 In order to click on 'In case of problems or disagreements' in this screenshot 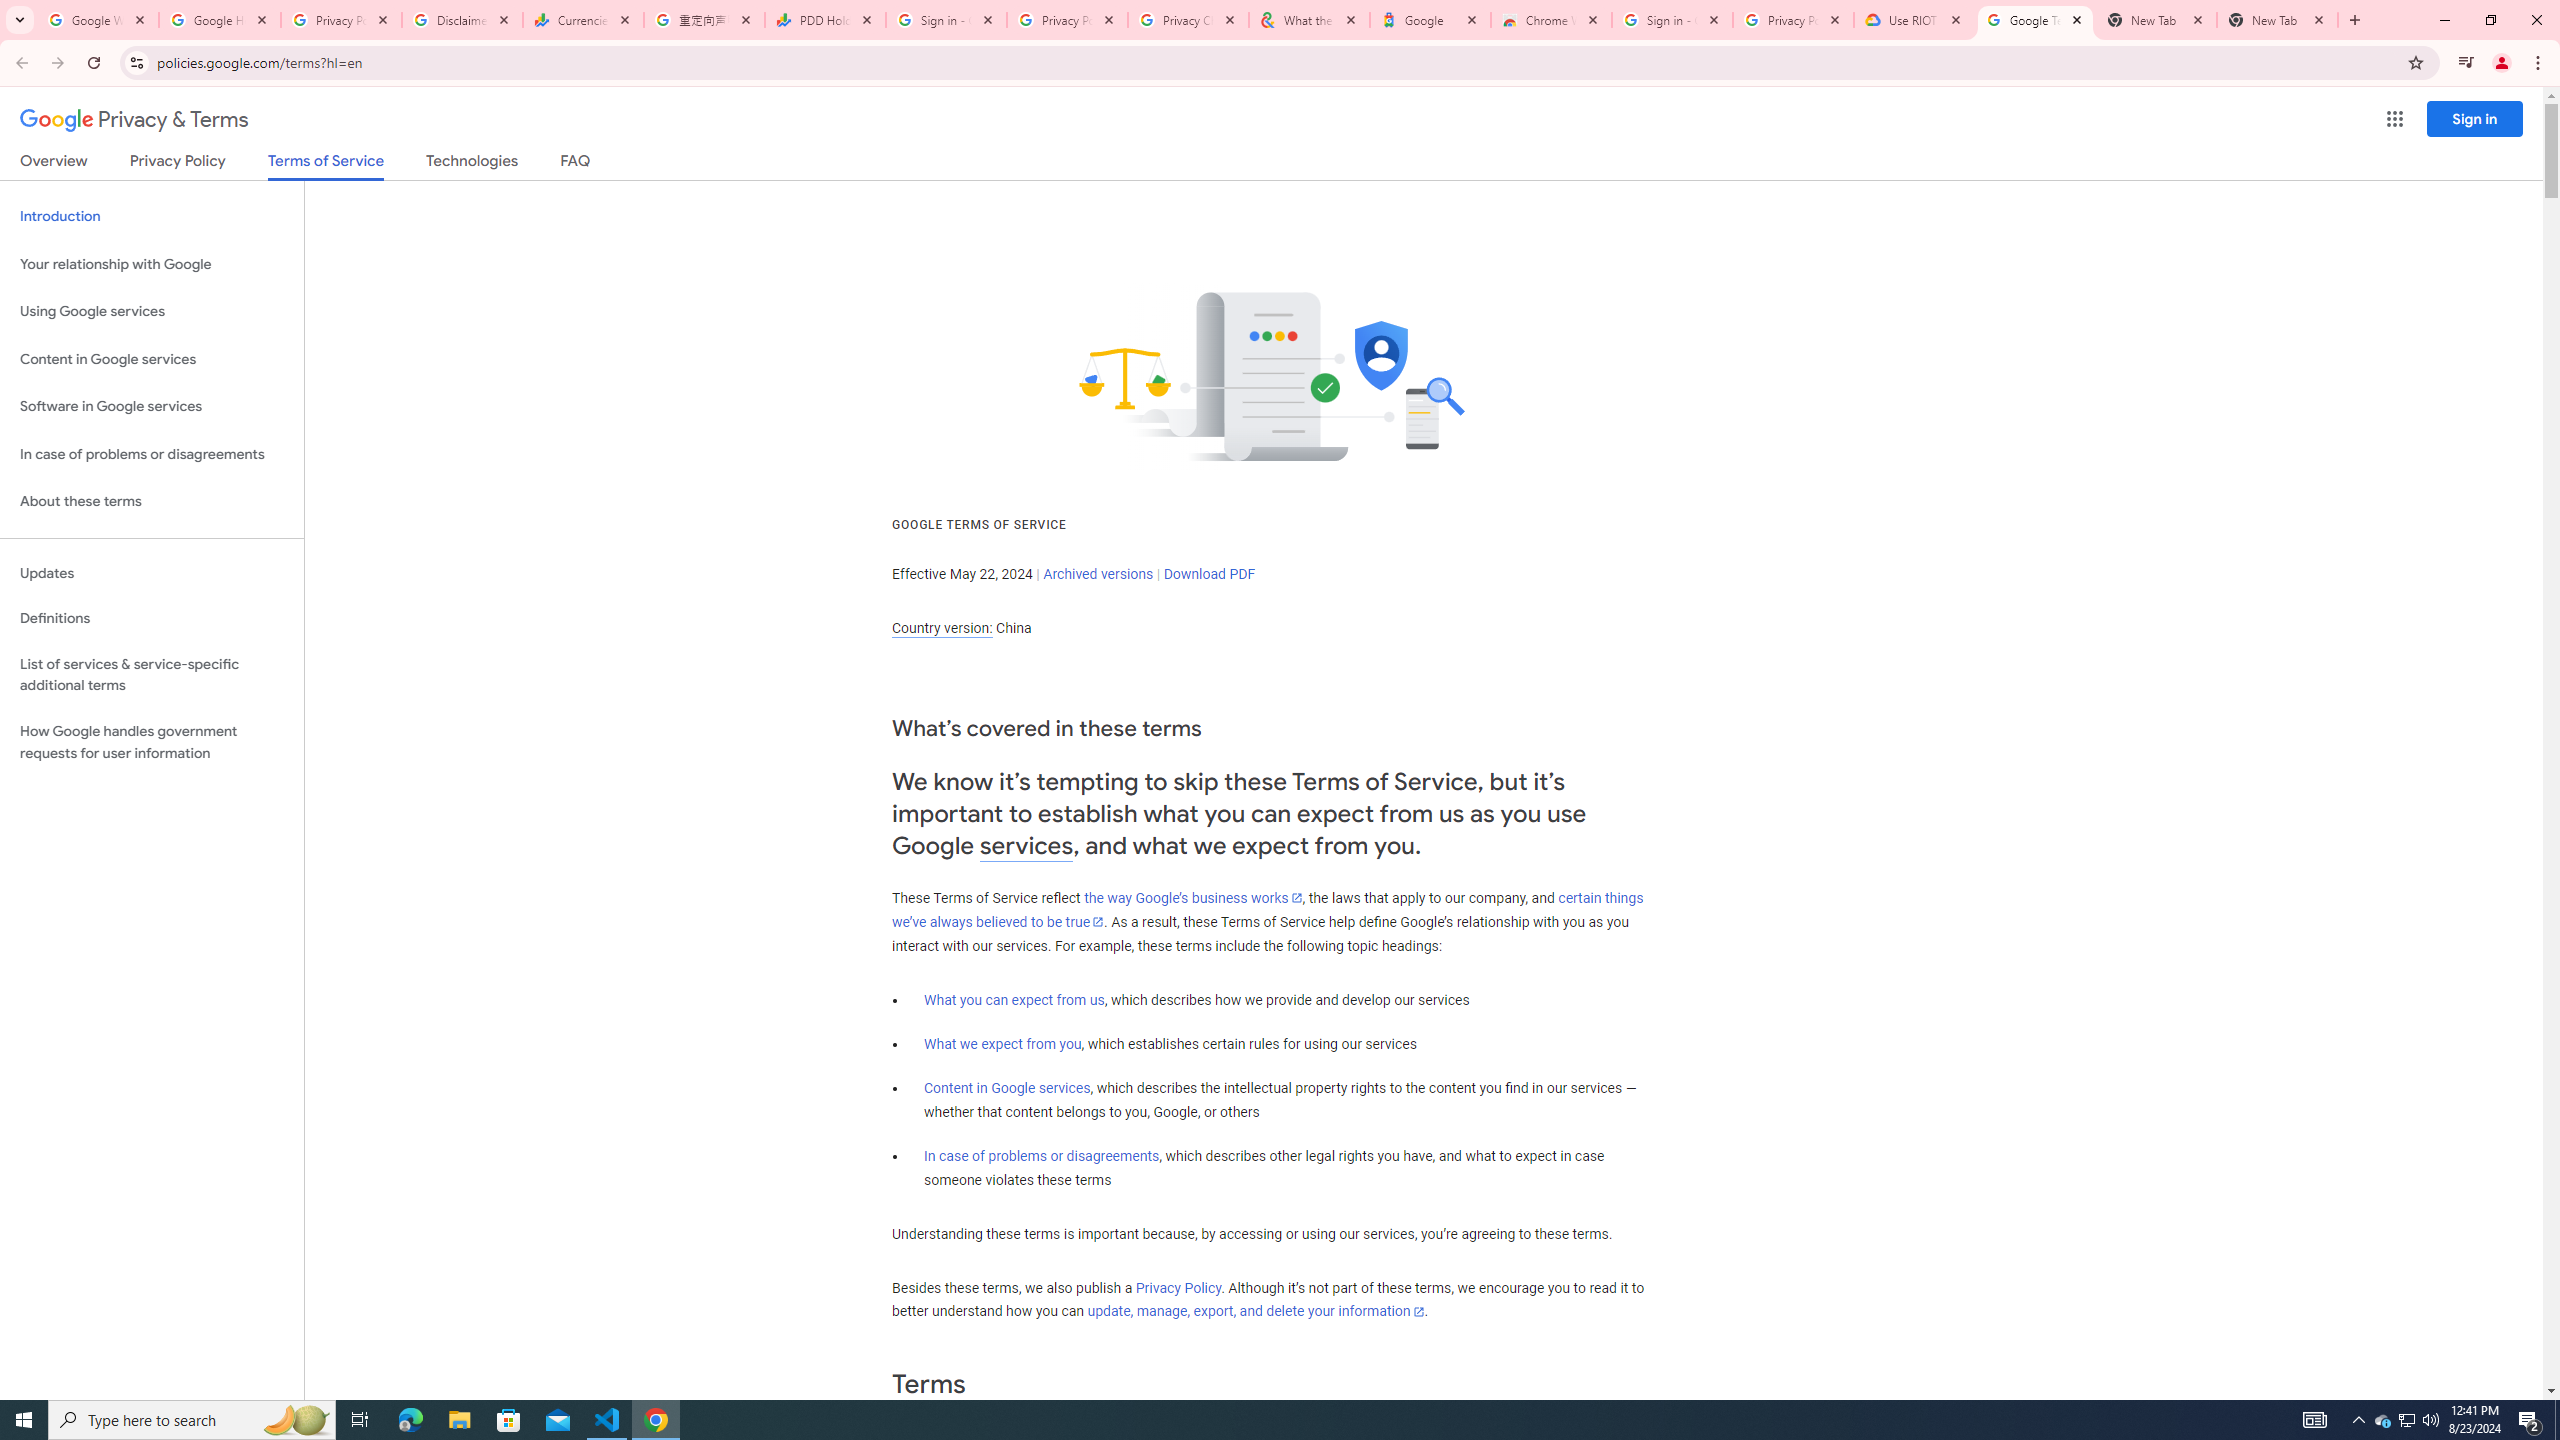, I will do `click(1040, 1156)`.